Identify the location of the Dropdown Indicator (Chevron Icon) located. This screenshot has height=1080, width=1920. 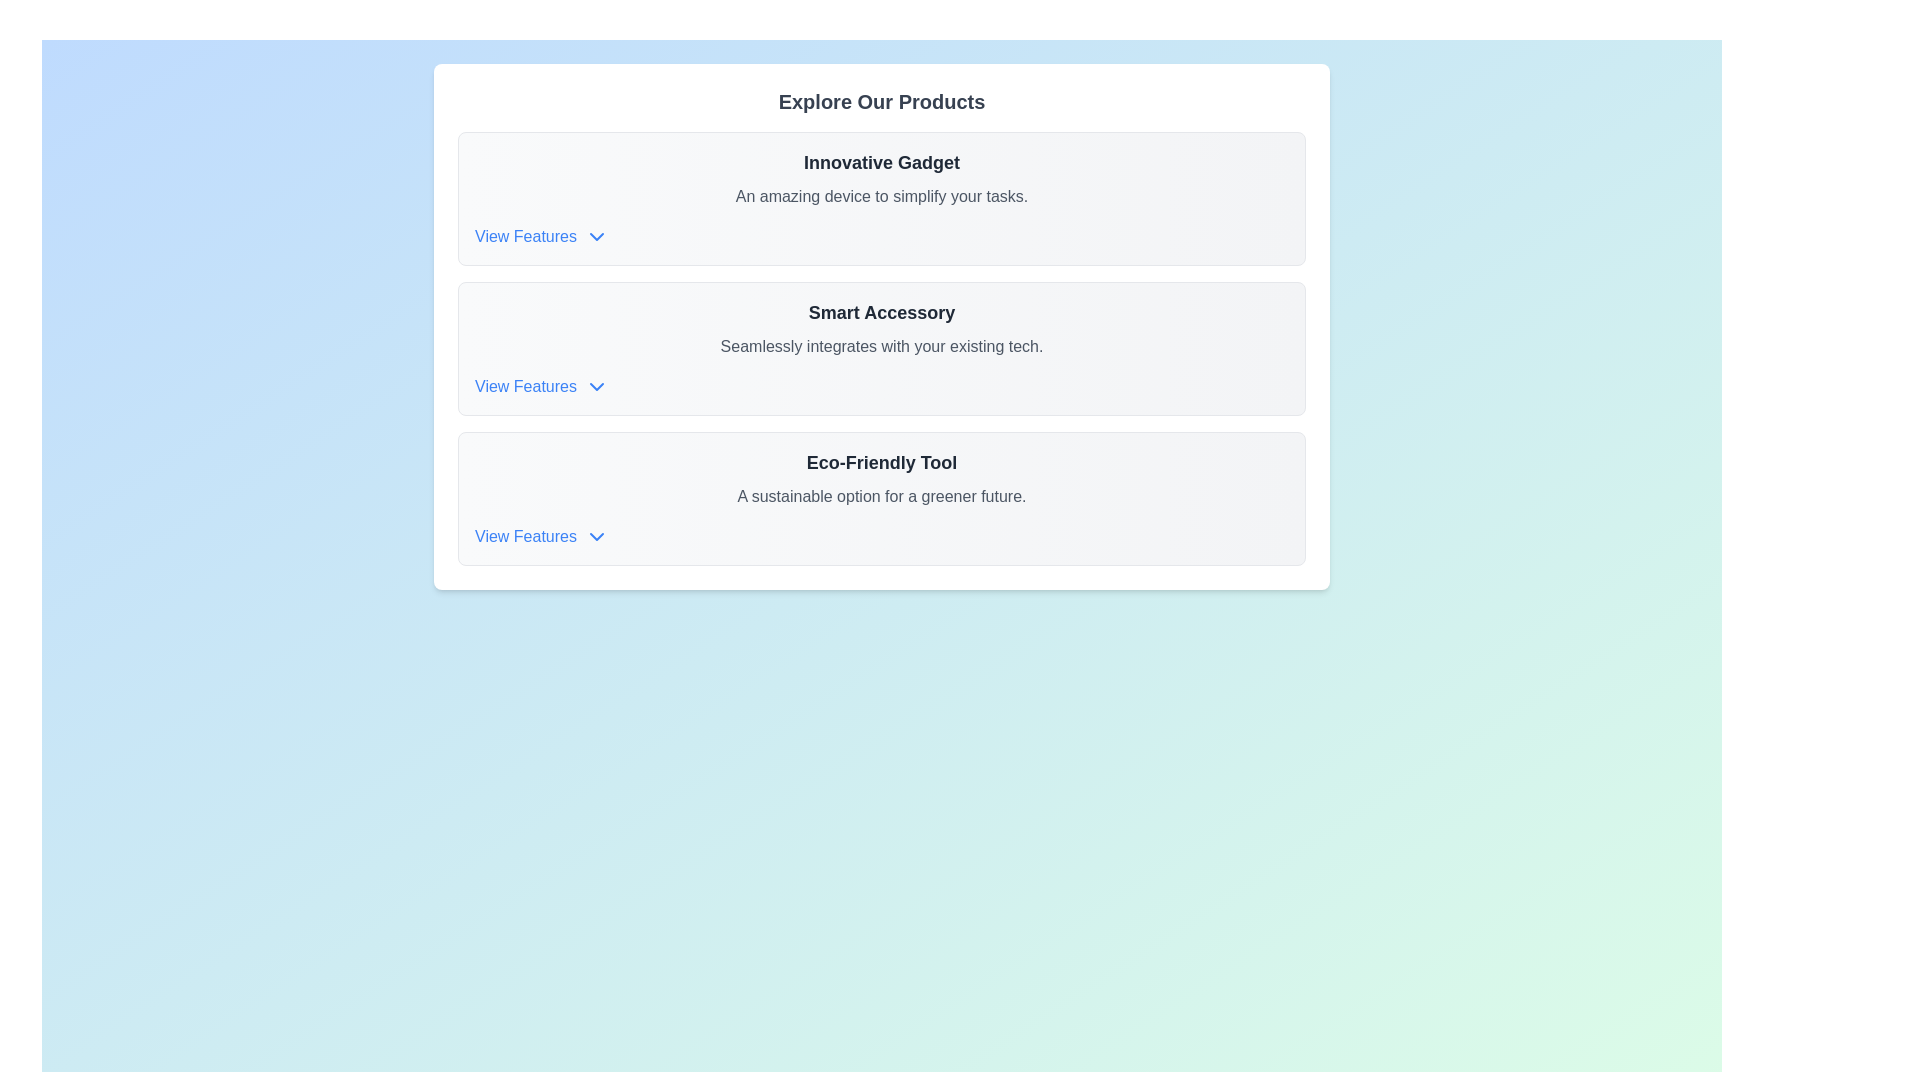
(595, 235).